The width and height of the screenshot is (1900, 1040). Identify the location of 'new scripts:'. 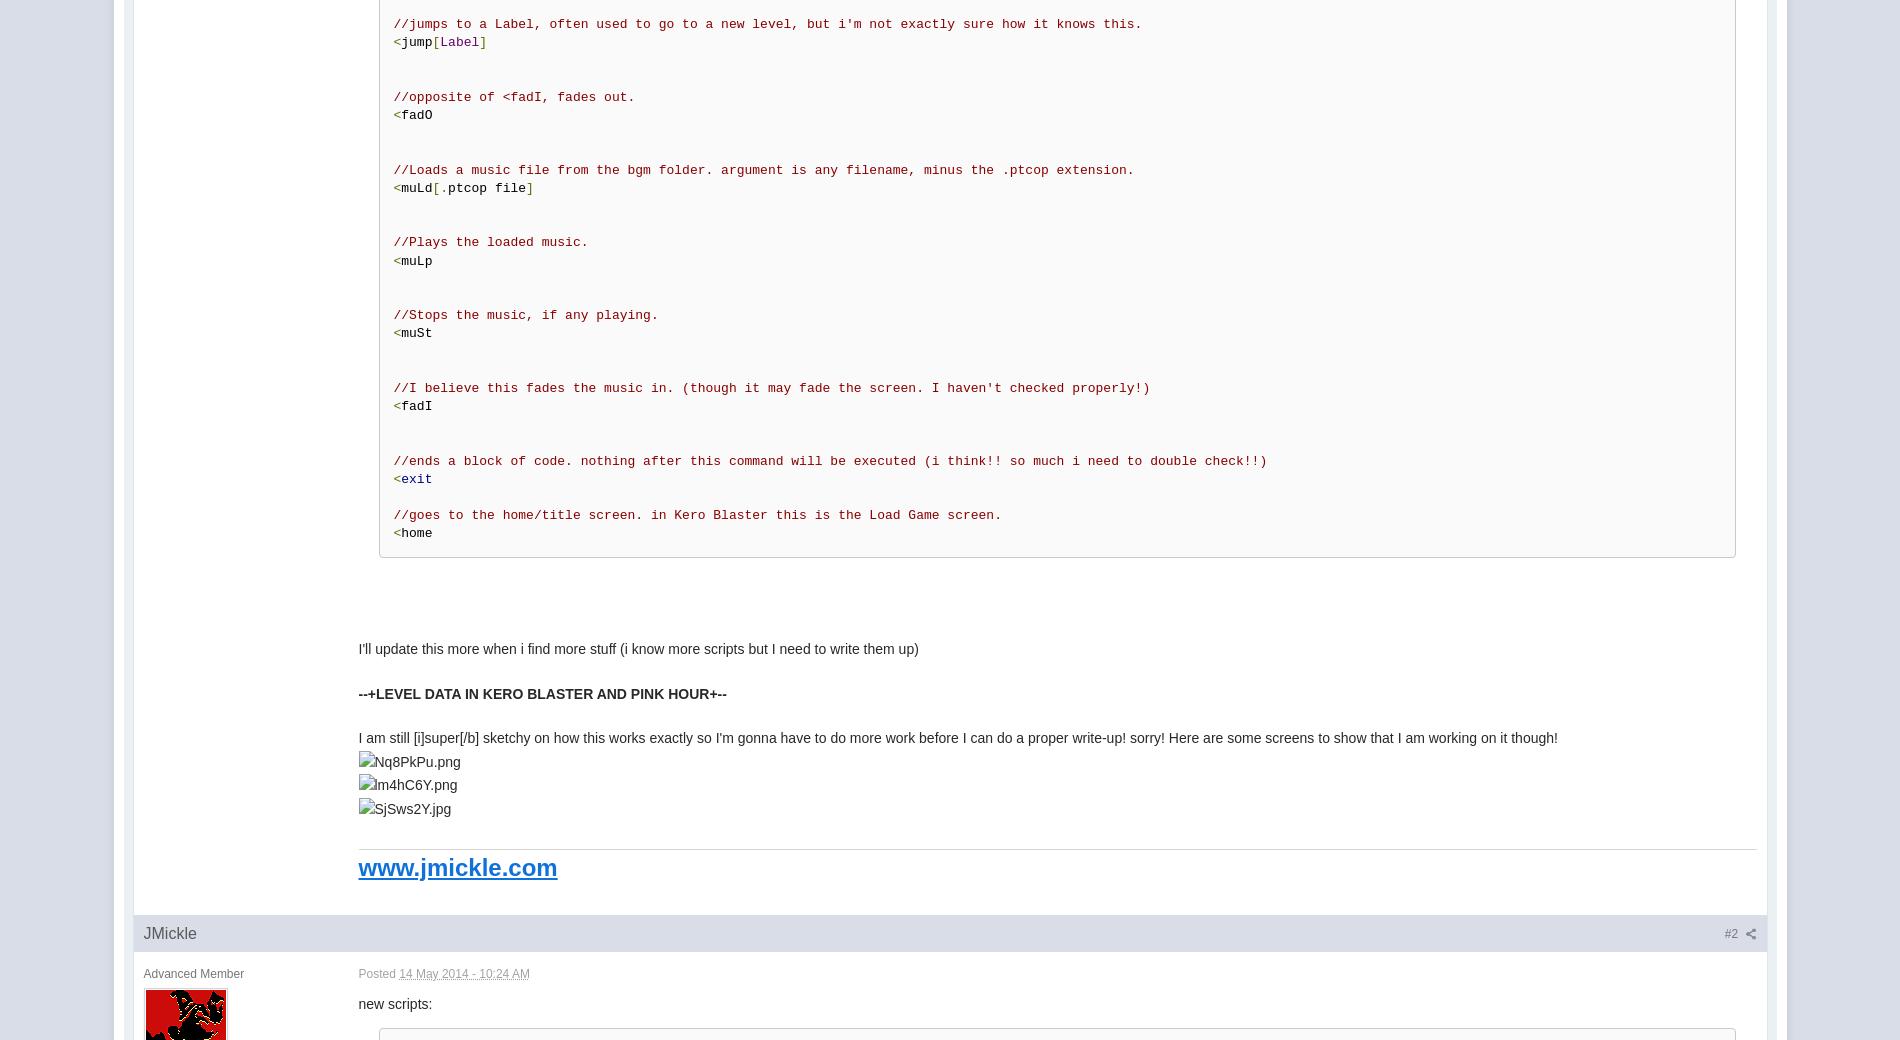
(394, 1002).